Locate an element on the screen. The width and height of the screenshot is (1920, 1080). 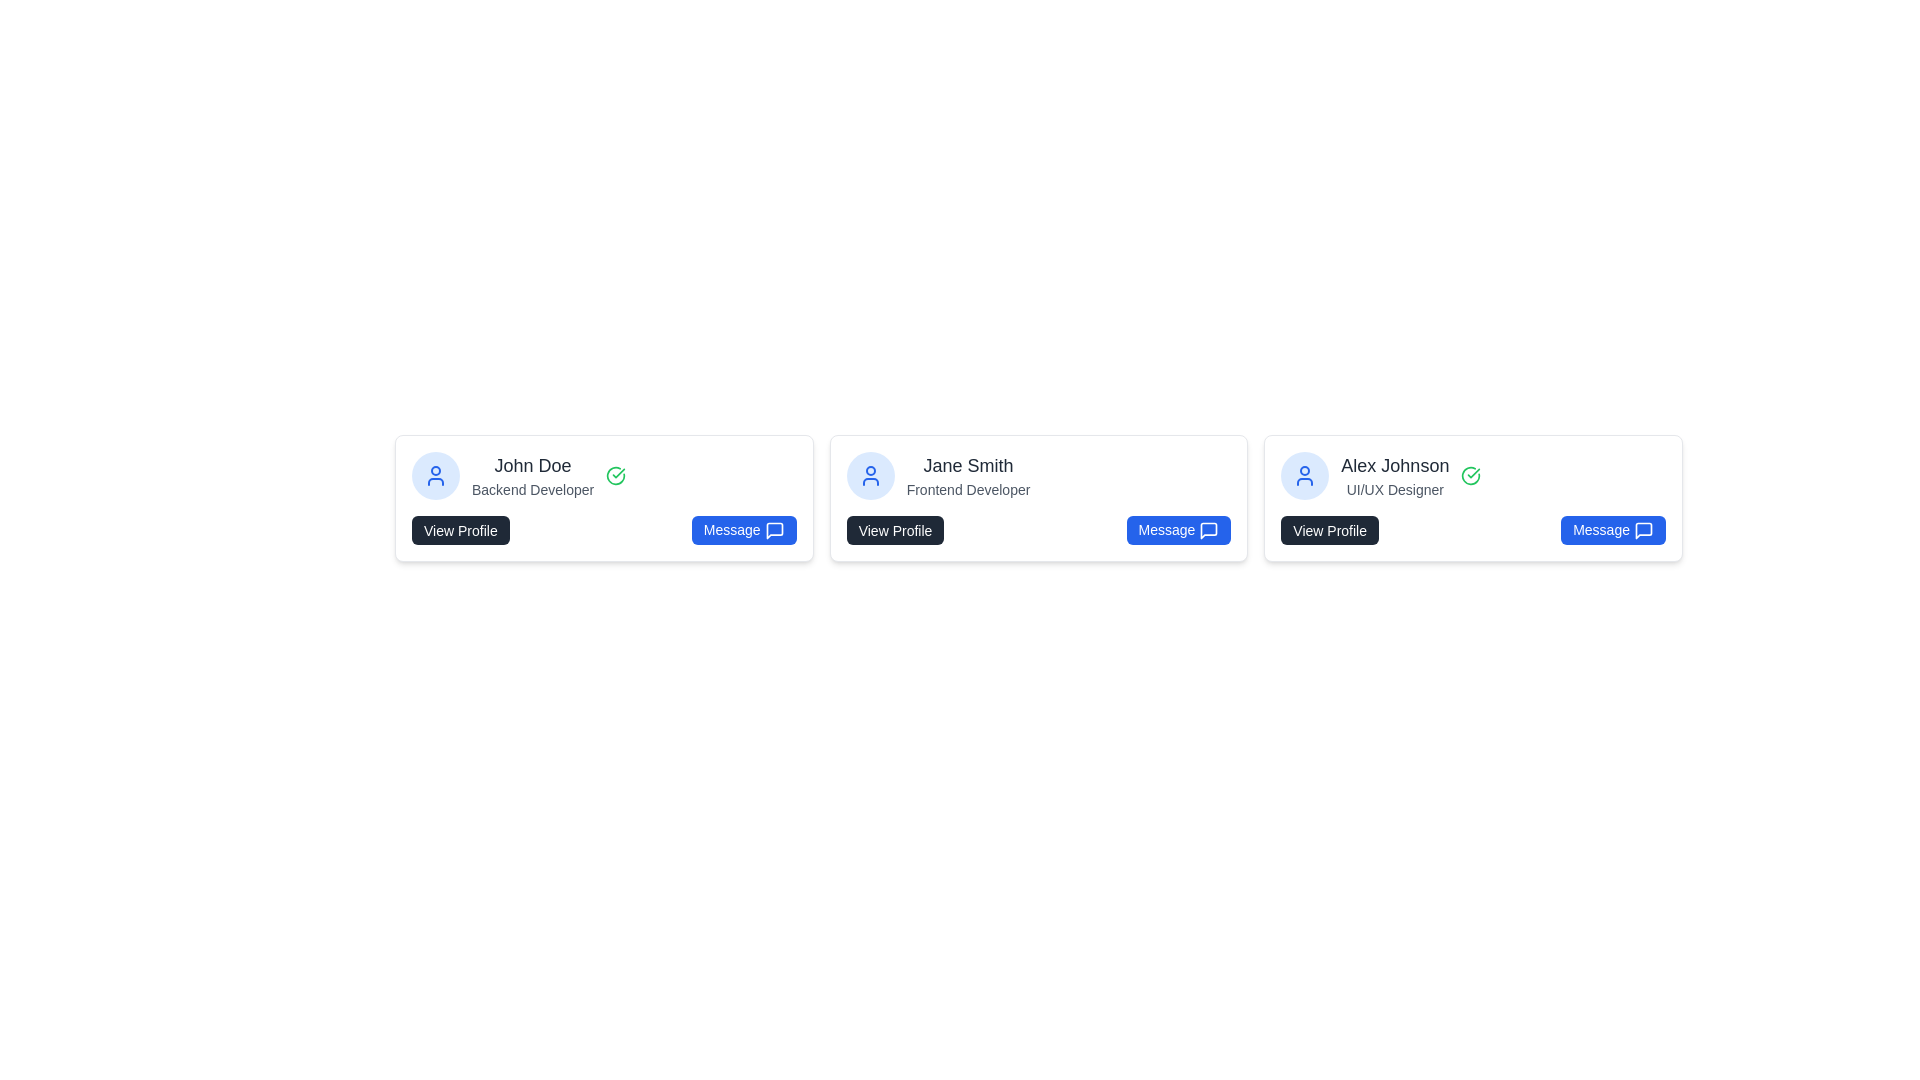
the 'Backend Developer' label located below the 'John Doe' text in the user profile card is located at coordinates (533, 489).